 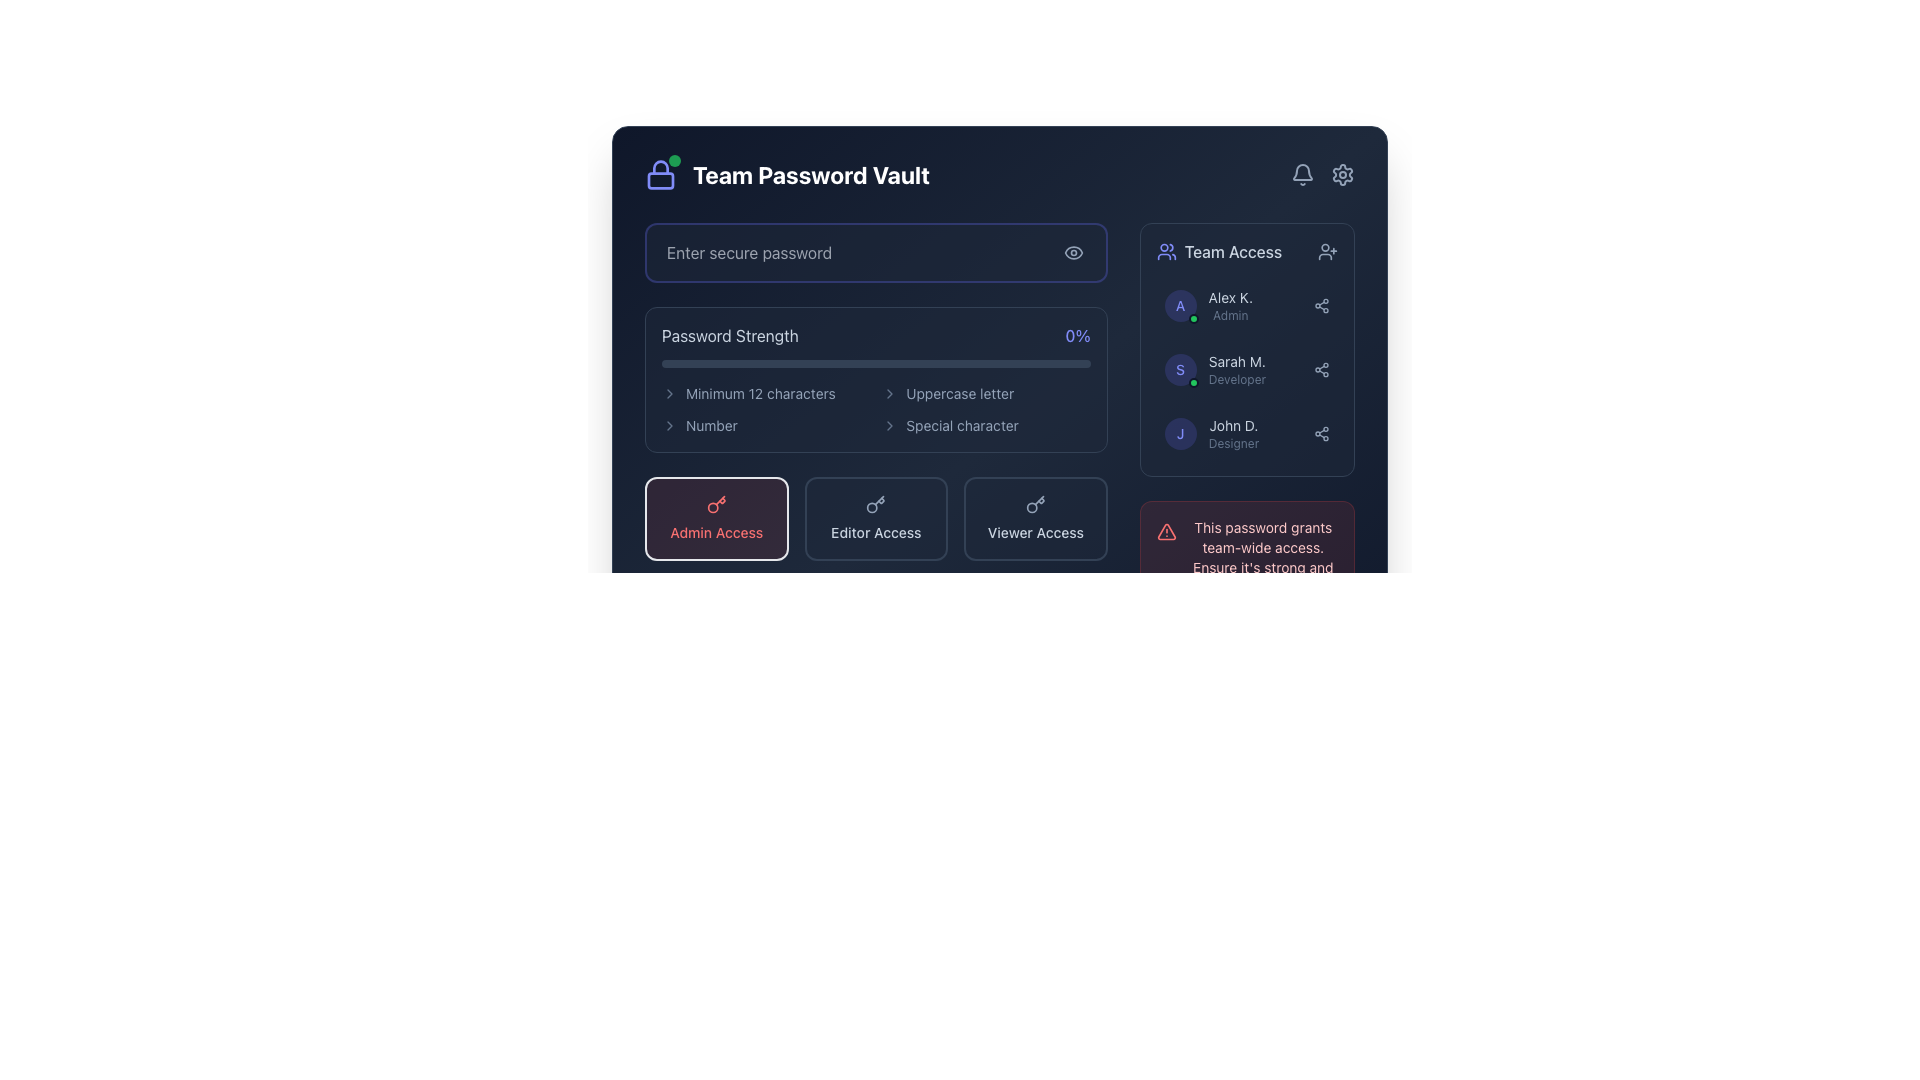 I want to click on the key icon within the 'Editor Access' button, which is styled with a dark theme and positioned between the 'Admin Access' and 'Viewer Access' buttons, so click(x=876, y=504).